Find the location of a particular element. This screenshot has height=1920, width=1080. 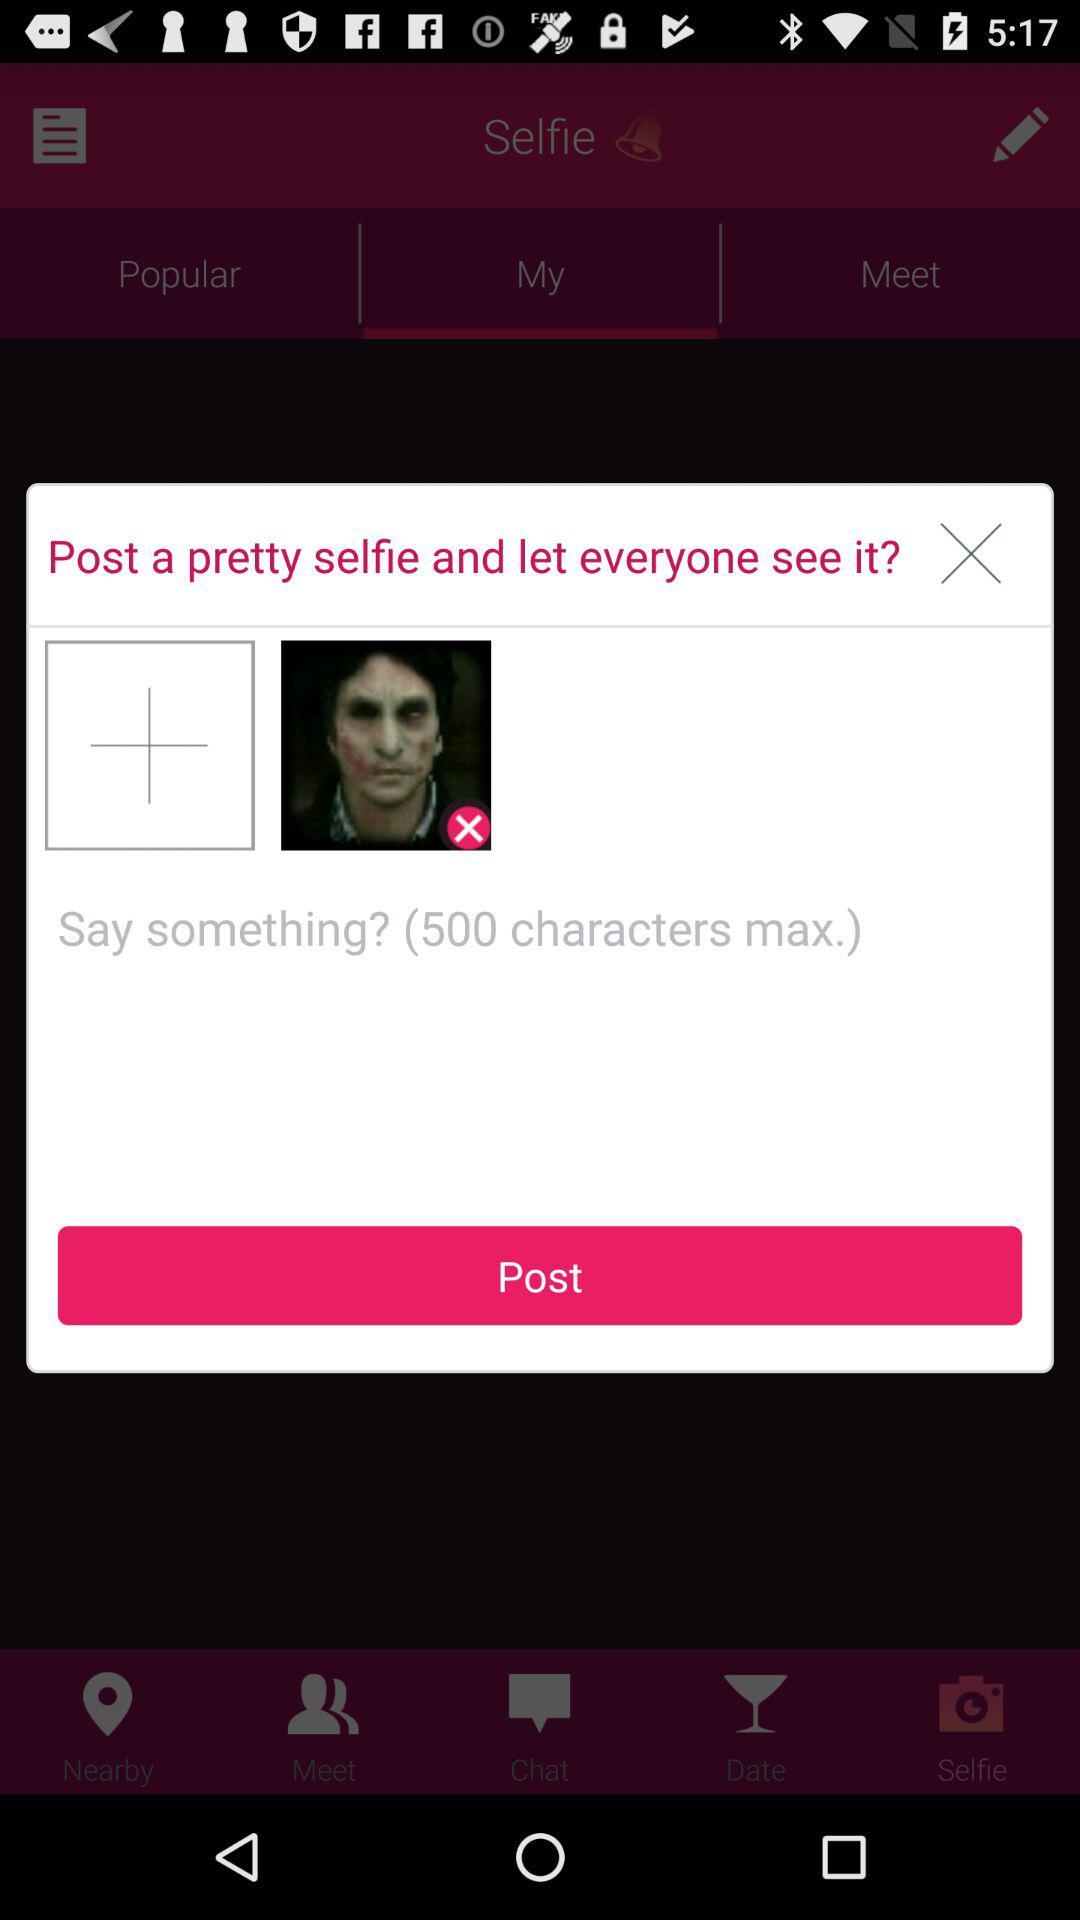

picture is located at coordinates (149, 744).